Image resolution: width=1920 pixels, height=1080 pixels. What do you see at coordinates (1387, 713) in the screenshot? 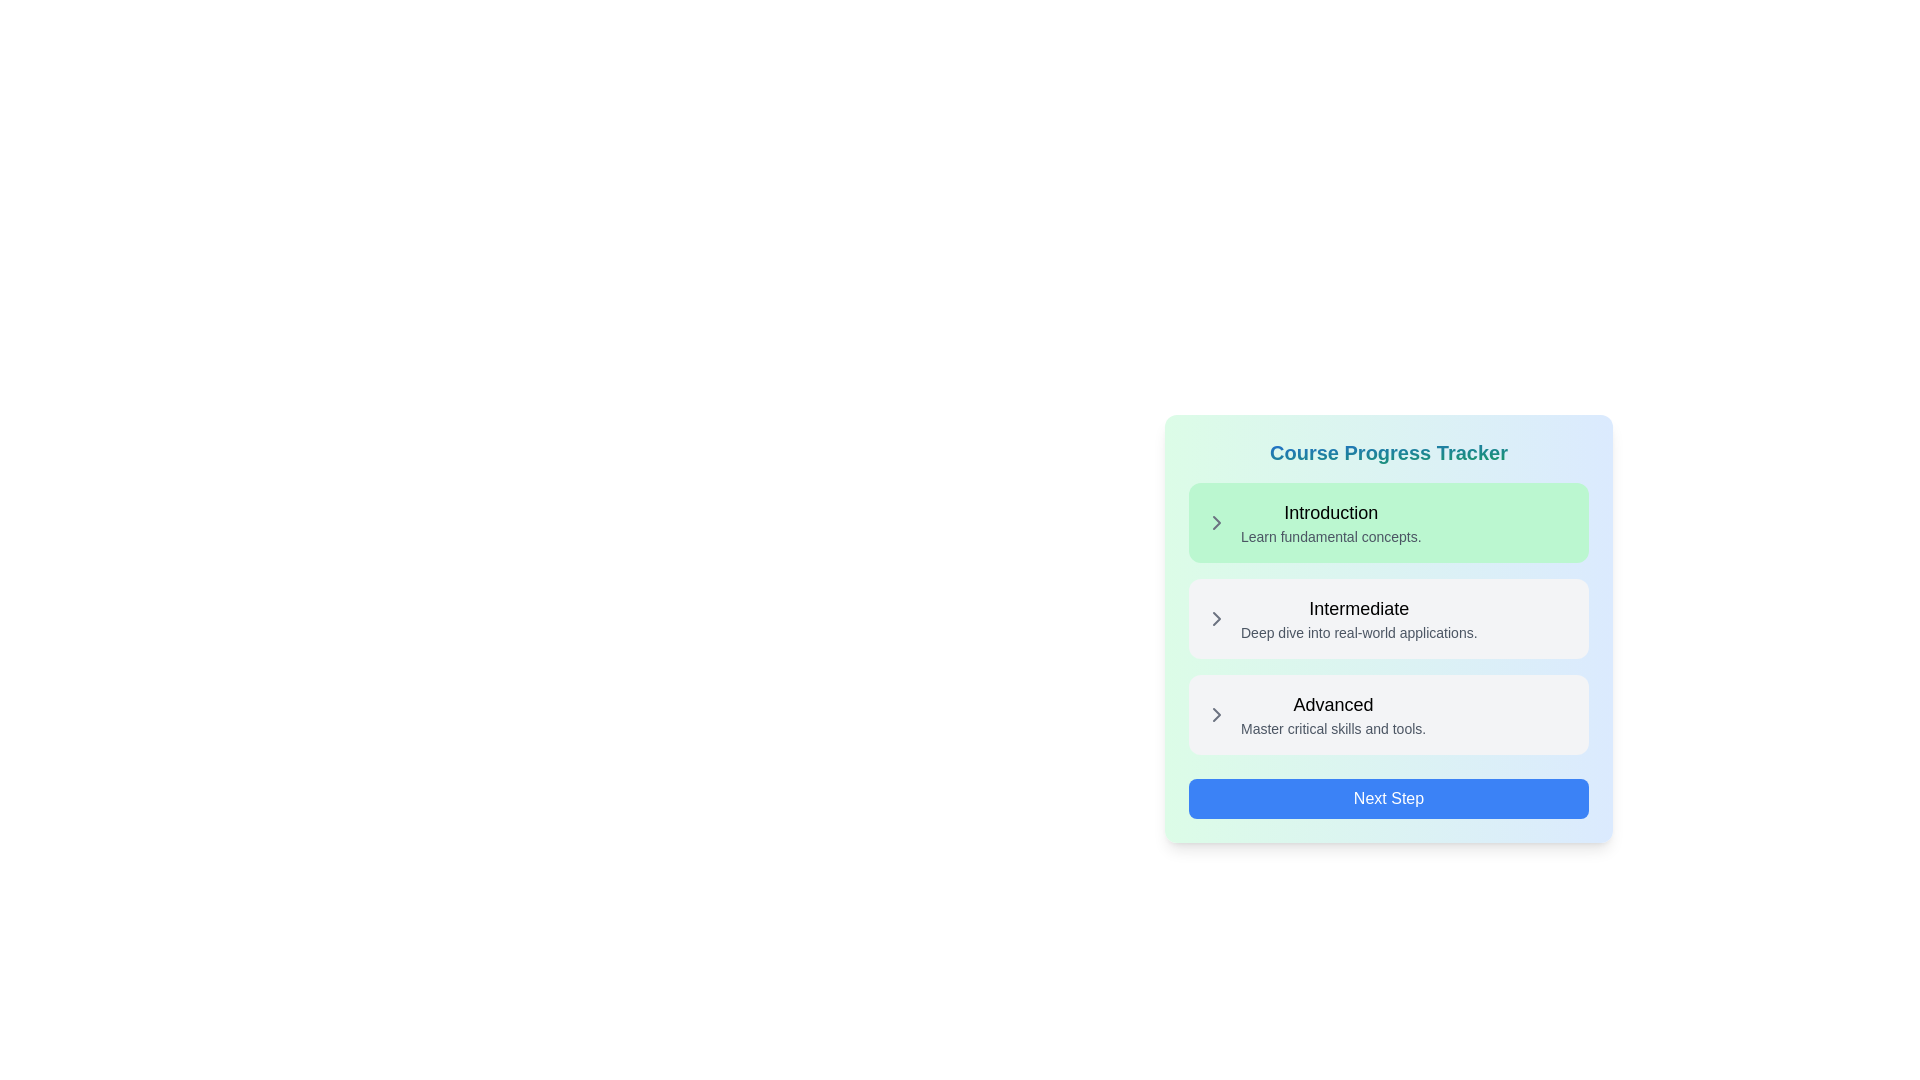
I see `the 'Advanced' course section, which is the third item in the vertical list of course sections` at bounding box center [1387, 713].